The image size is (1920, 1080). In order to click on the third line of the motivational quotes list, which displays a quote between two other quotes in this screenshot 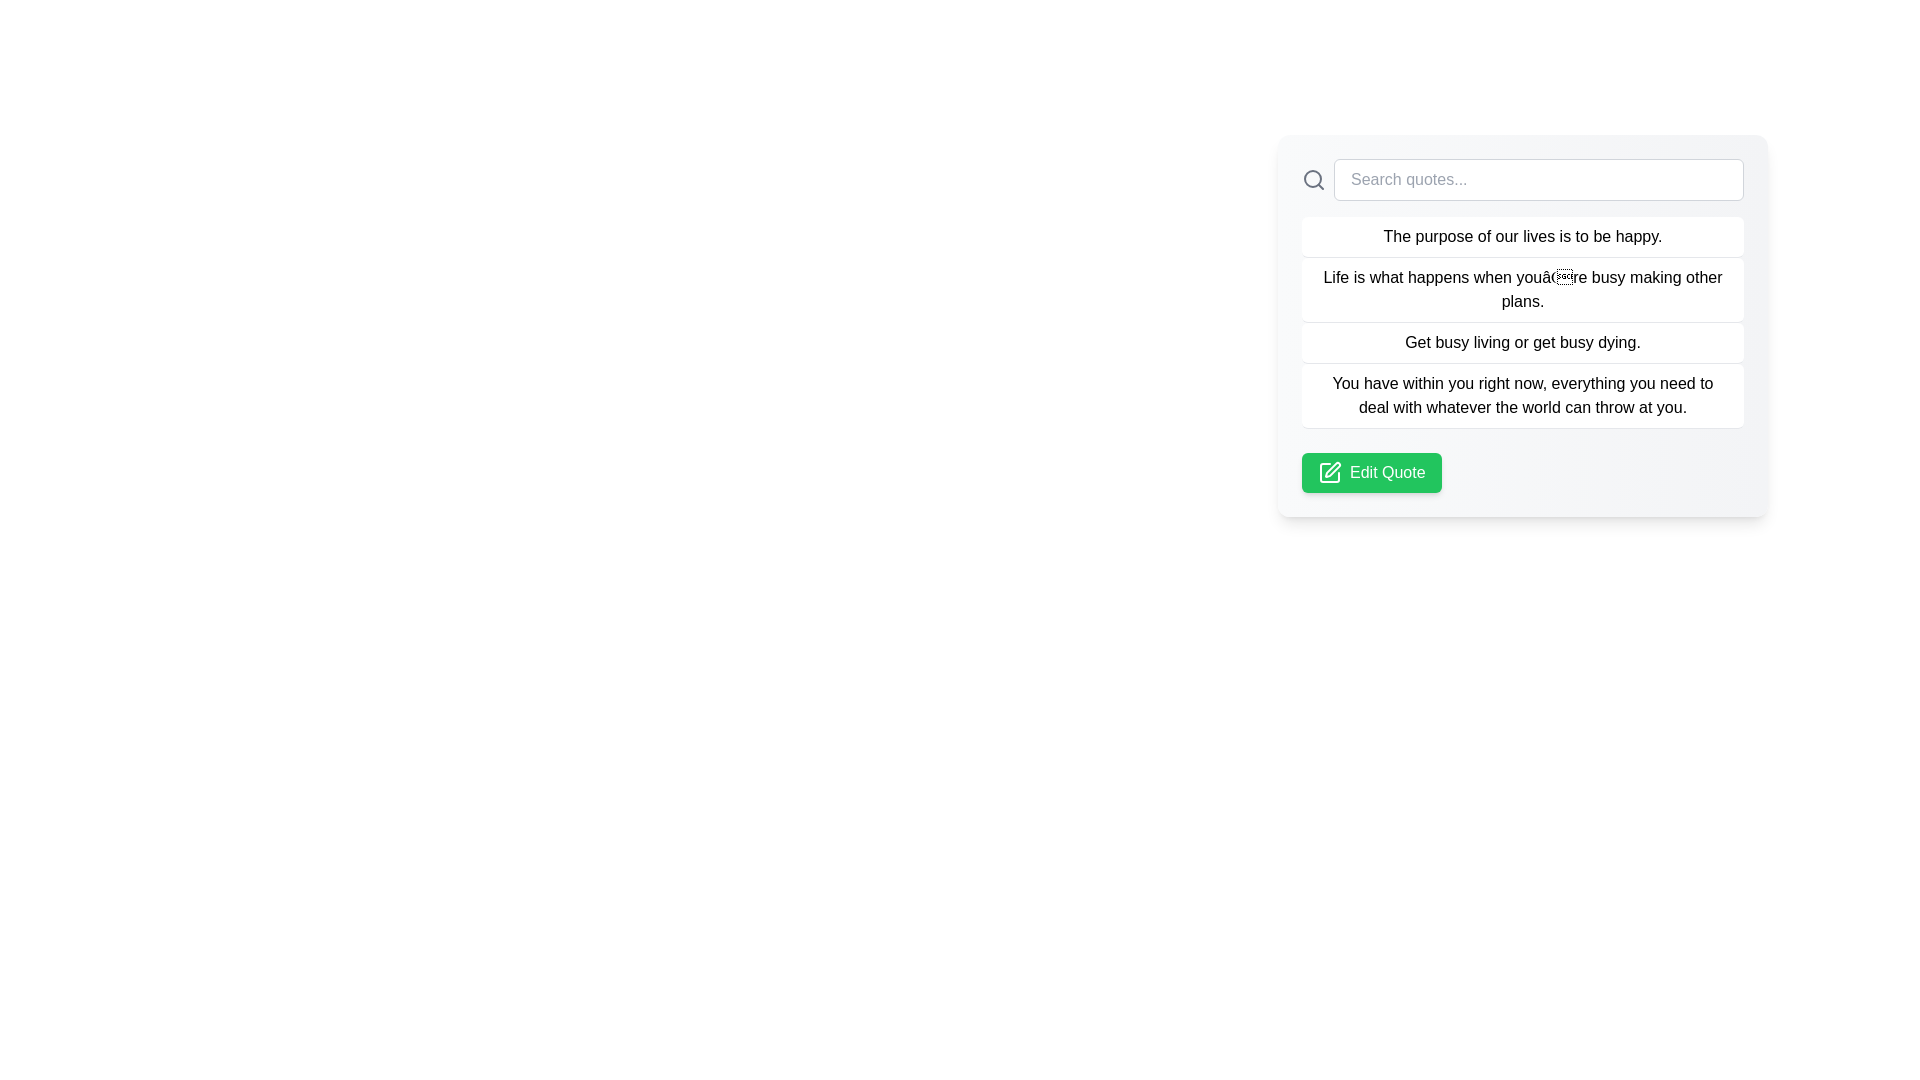, I will do `click(1521, 342)`.